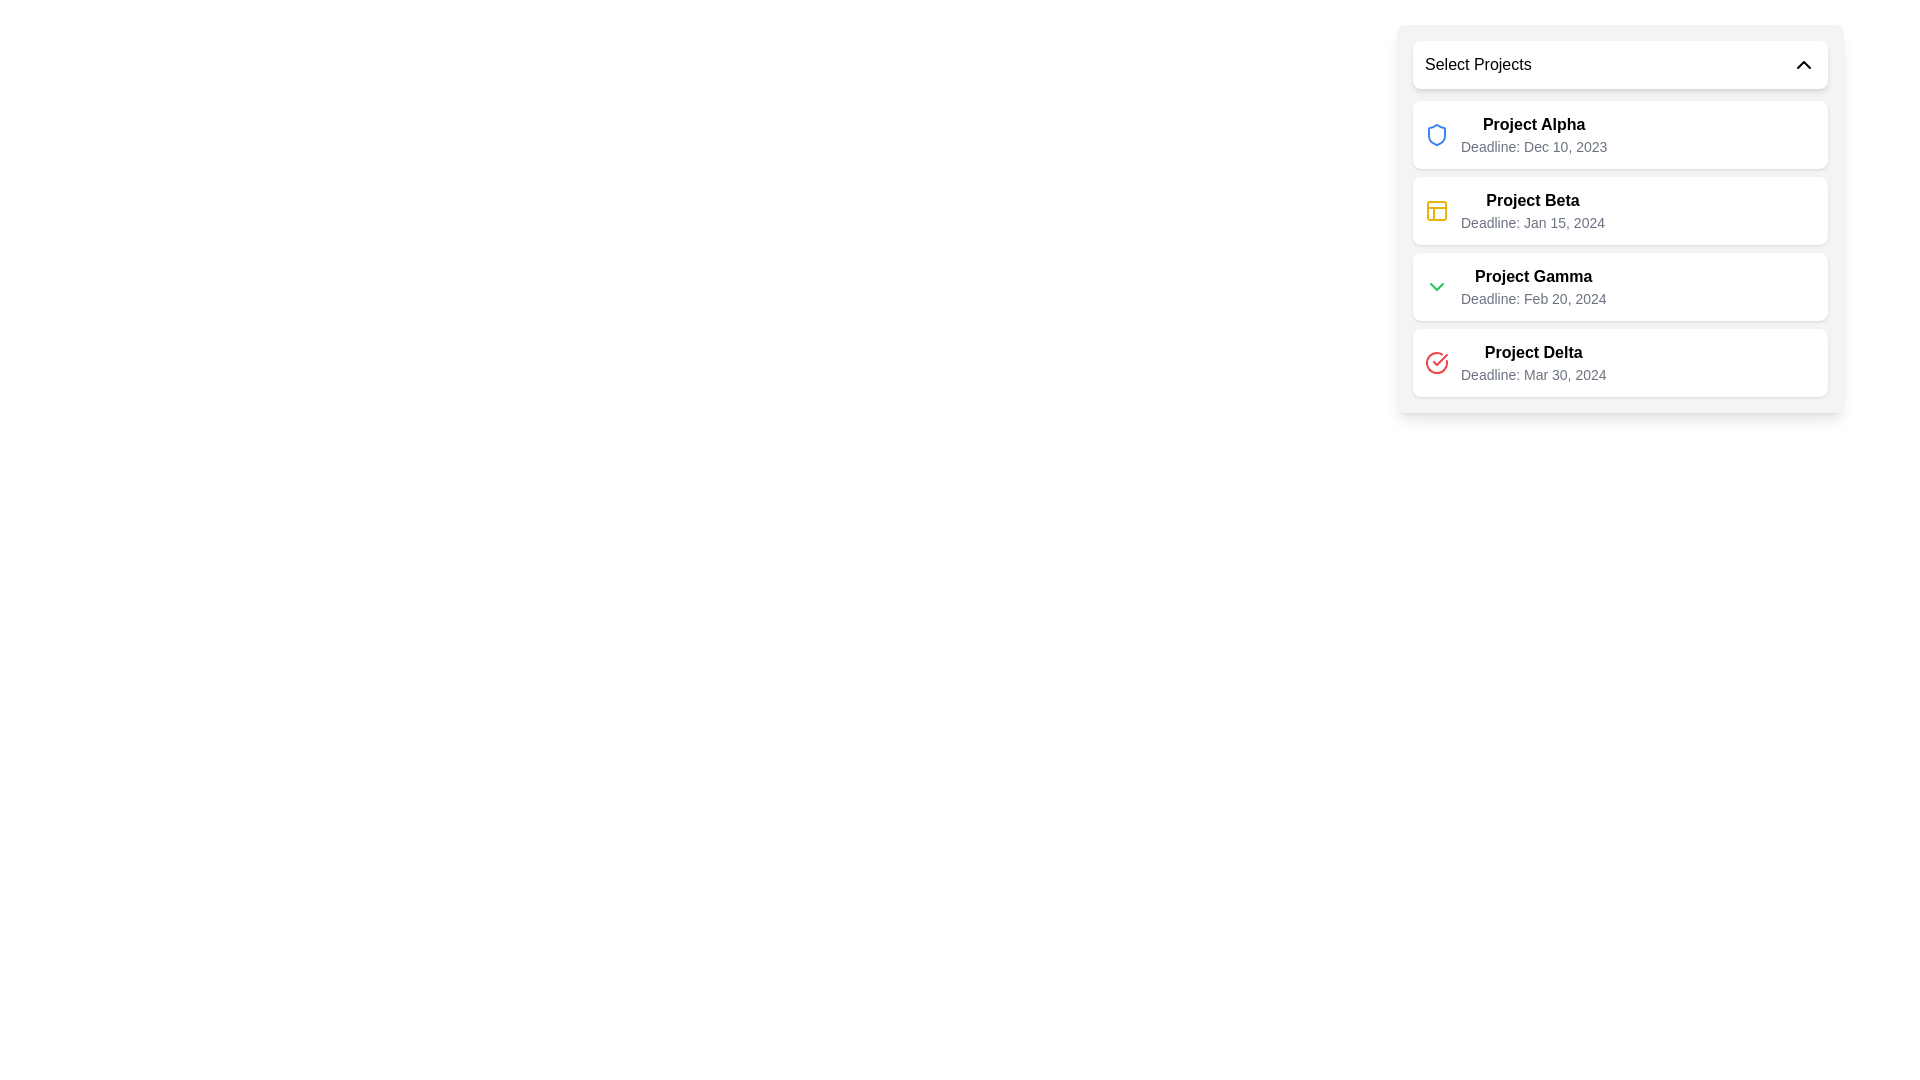 This screenshot has width=1920, height=1080. Describe the element at coordinates (1620, 286) in the screenshot. I see `the third selectable project list item titled with deadline information, located under 'Select Projects', positioned between 'Project Beta' and 'Project Delta'` at that location.